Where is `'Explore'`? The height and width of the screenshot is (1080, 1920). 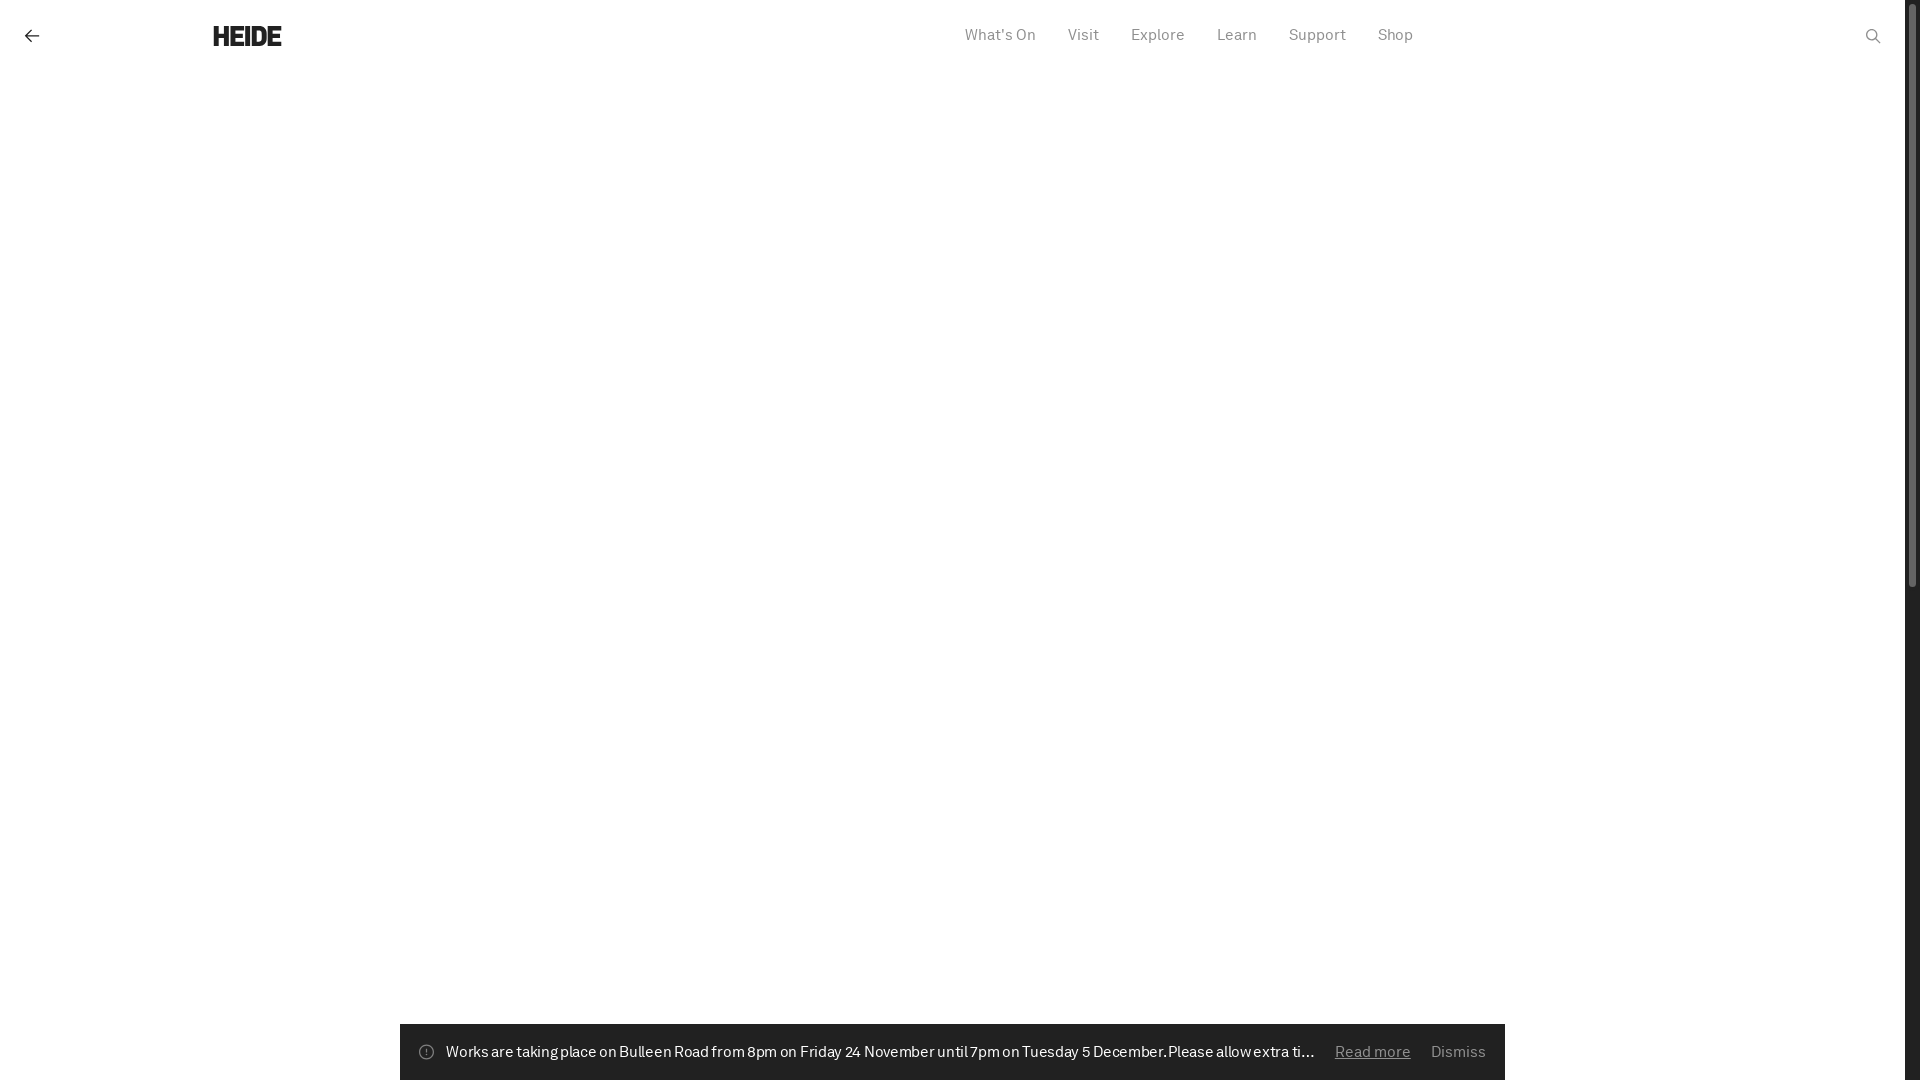
'Explore' is located at coordinates (1126, 35).